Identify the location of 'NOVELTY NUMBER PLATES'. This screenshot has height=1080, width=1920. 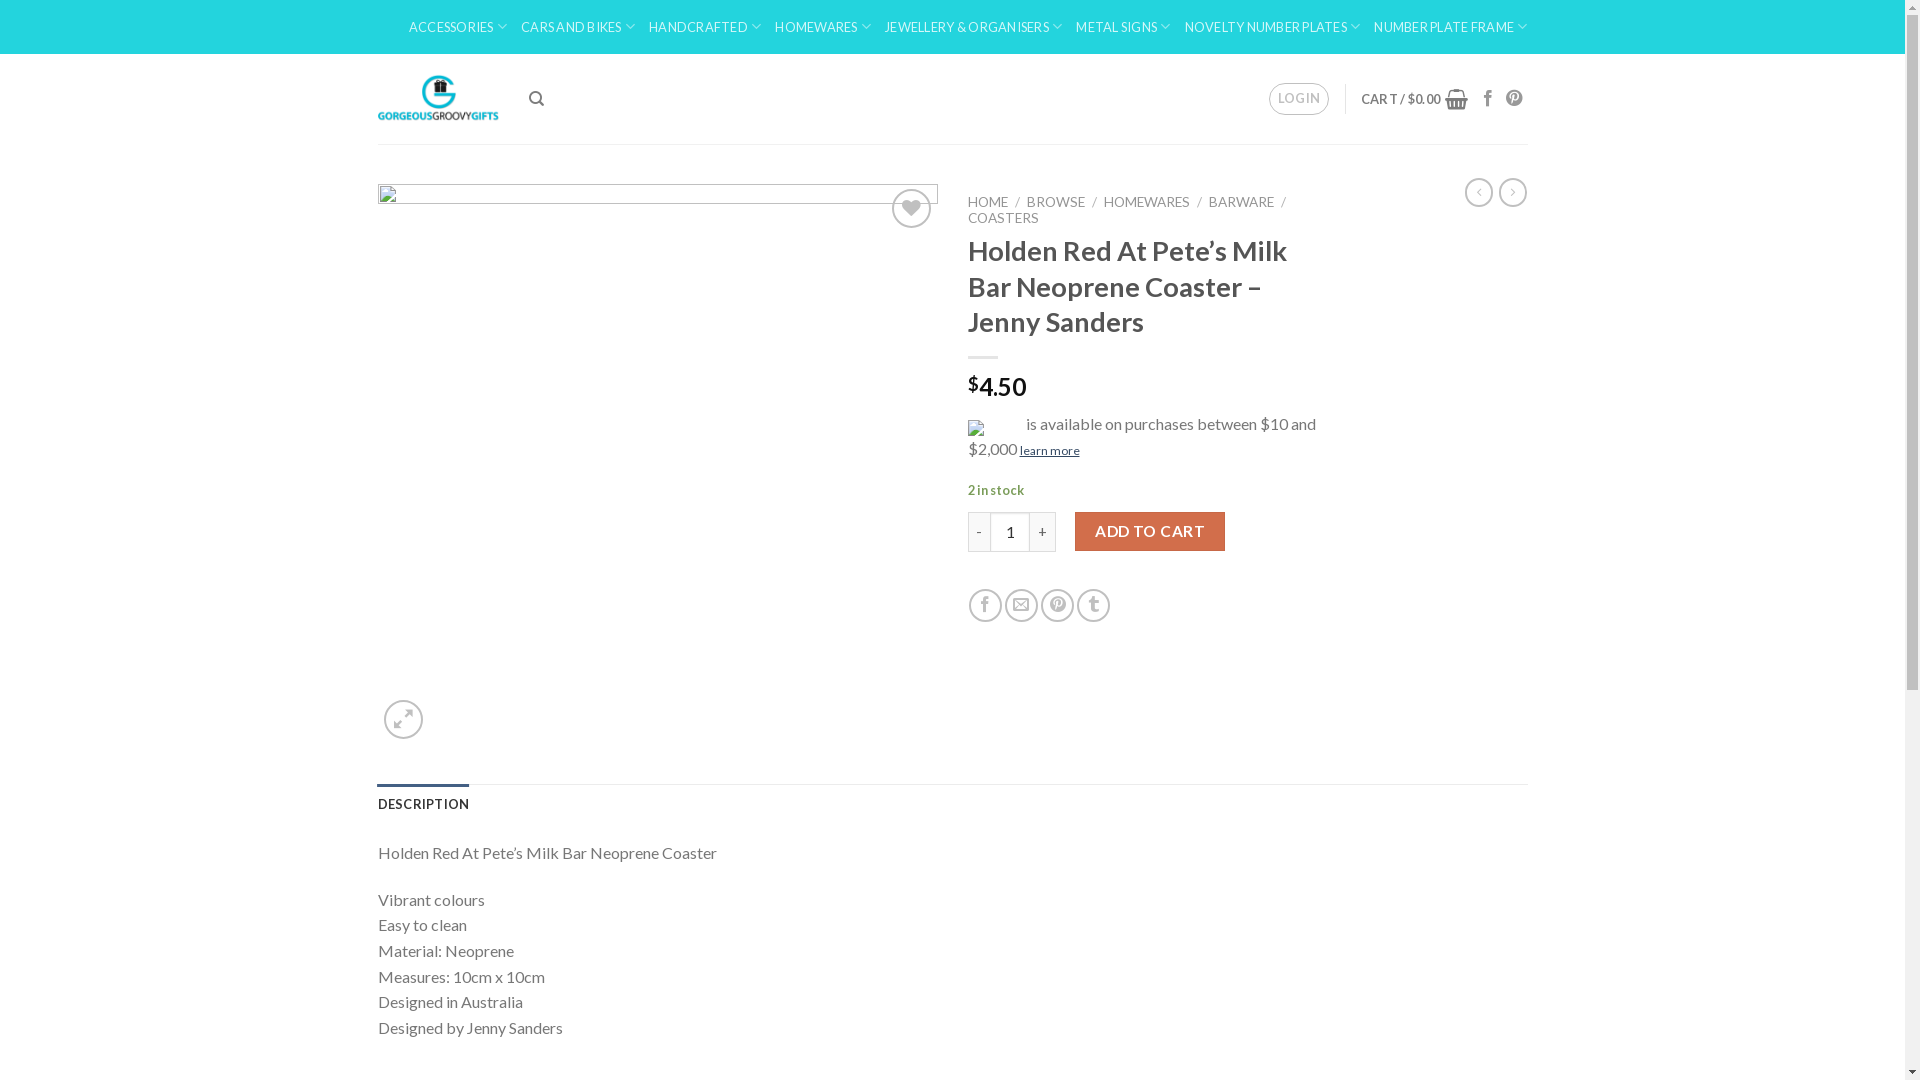
(1271, 27).